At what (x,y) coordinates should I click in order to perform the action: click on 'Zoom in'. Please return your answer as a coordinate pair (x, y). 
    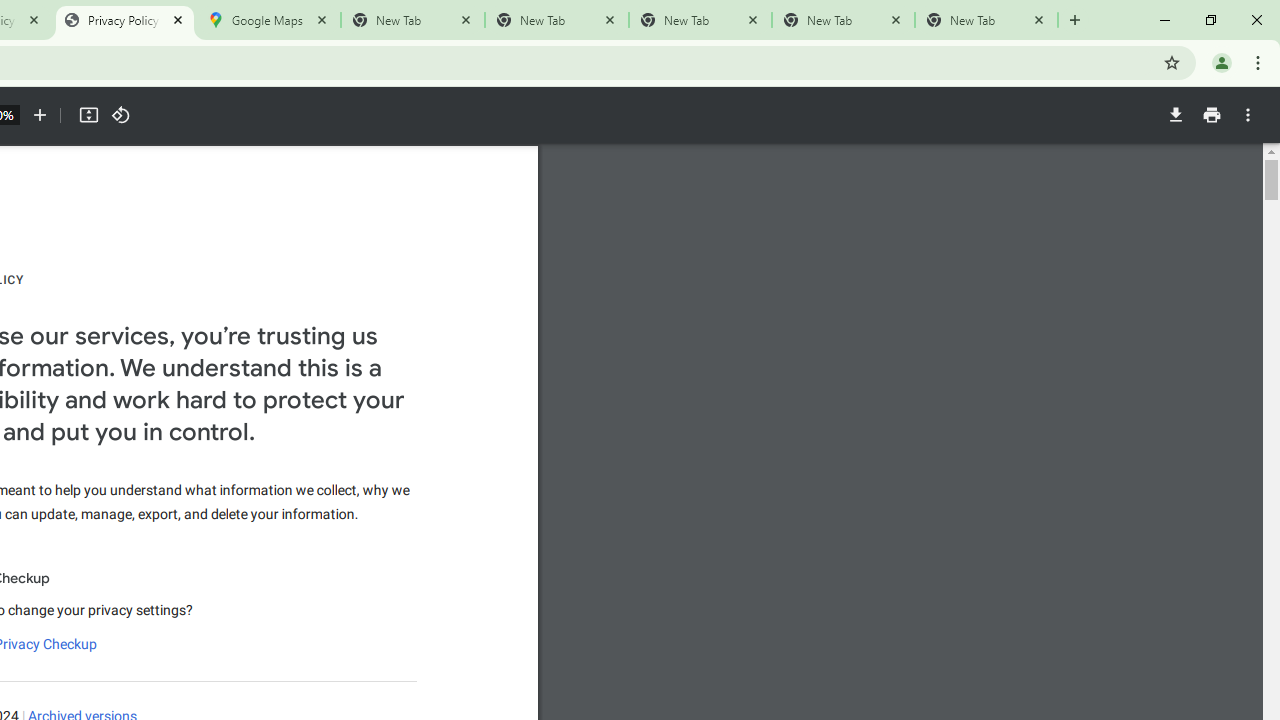
    Looking at the image, I should click on (39, 115).